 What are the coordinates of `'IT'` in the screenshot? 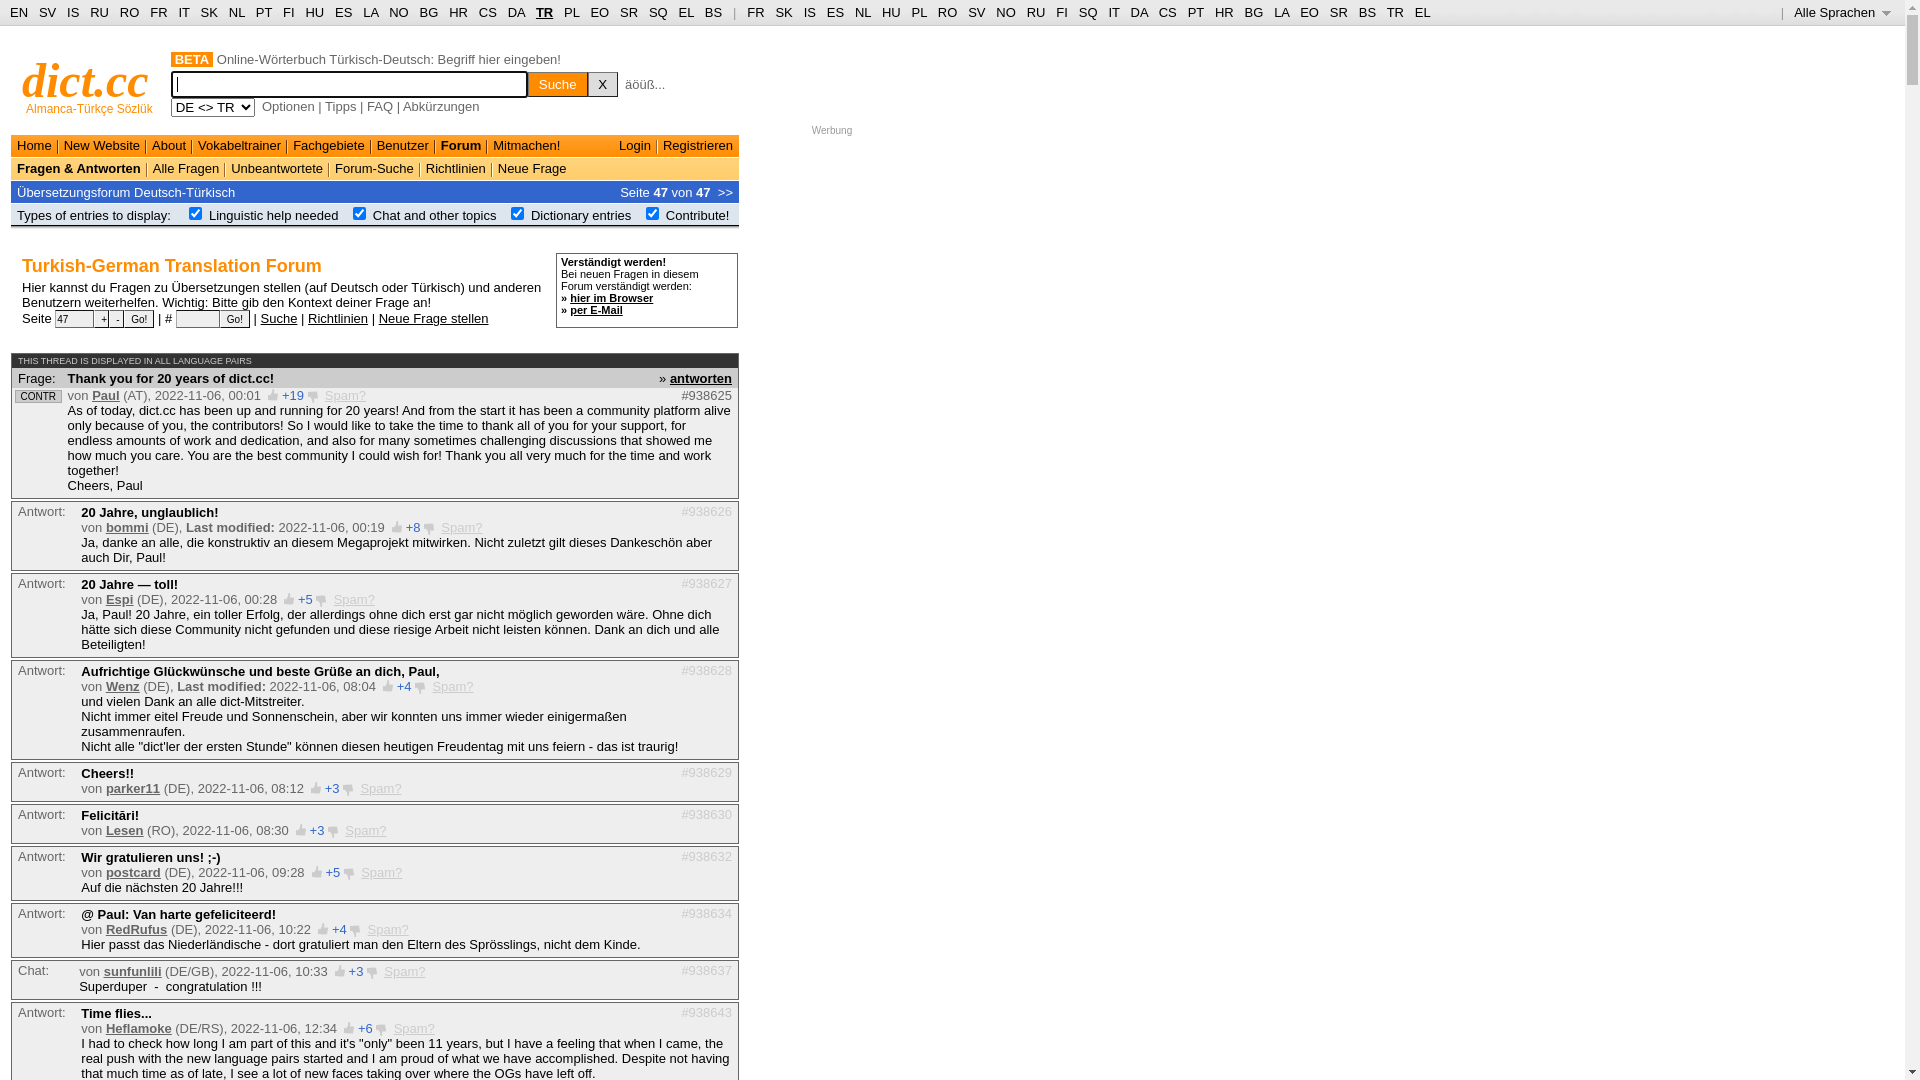 It's located at (1112, 12).